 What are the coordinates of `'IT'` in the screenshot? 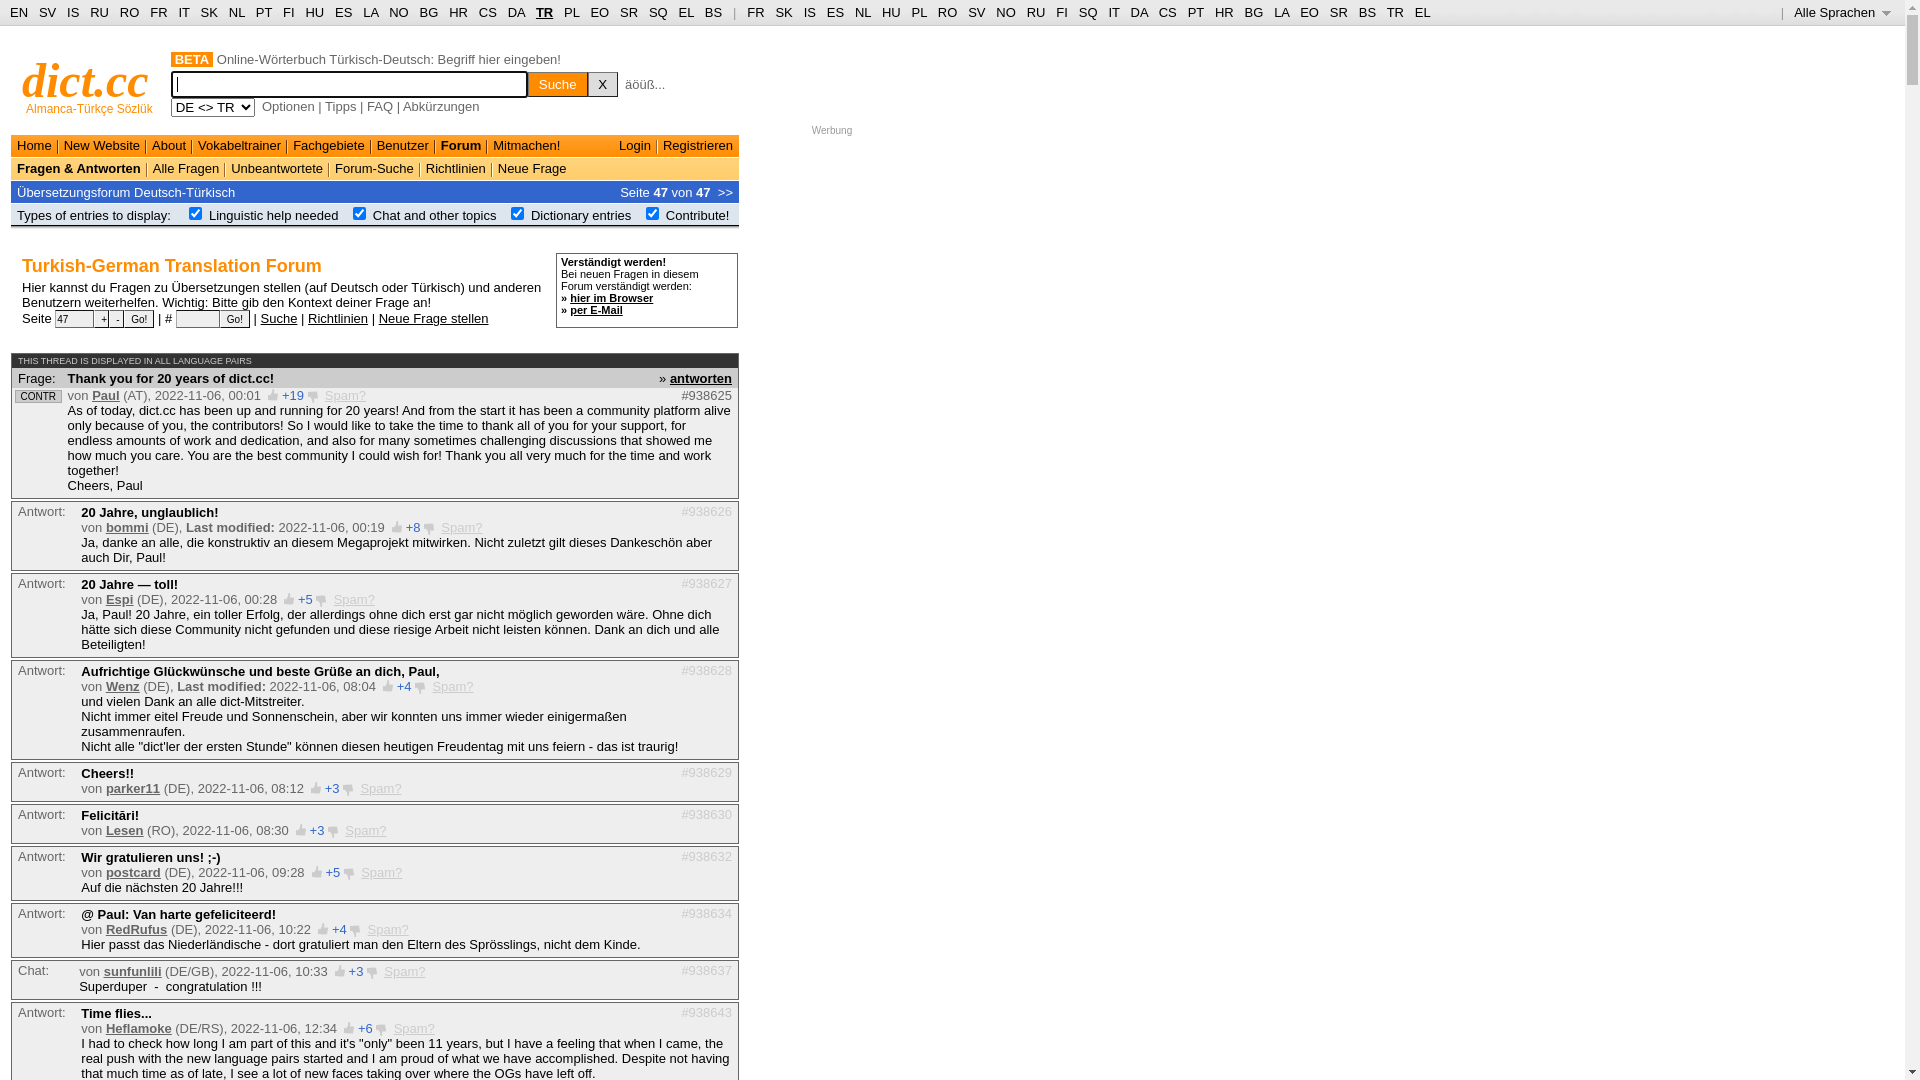 It's located at (1112, 12).